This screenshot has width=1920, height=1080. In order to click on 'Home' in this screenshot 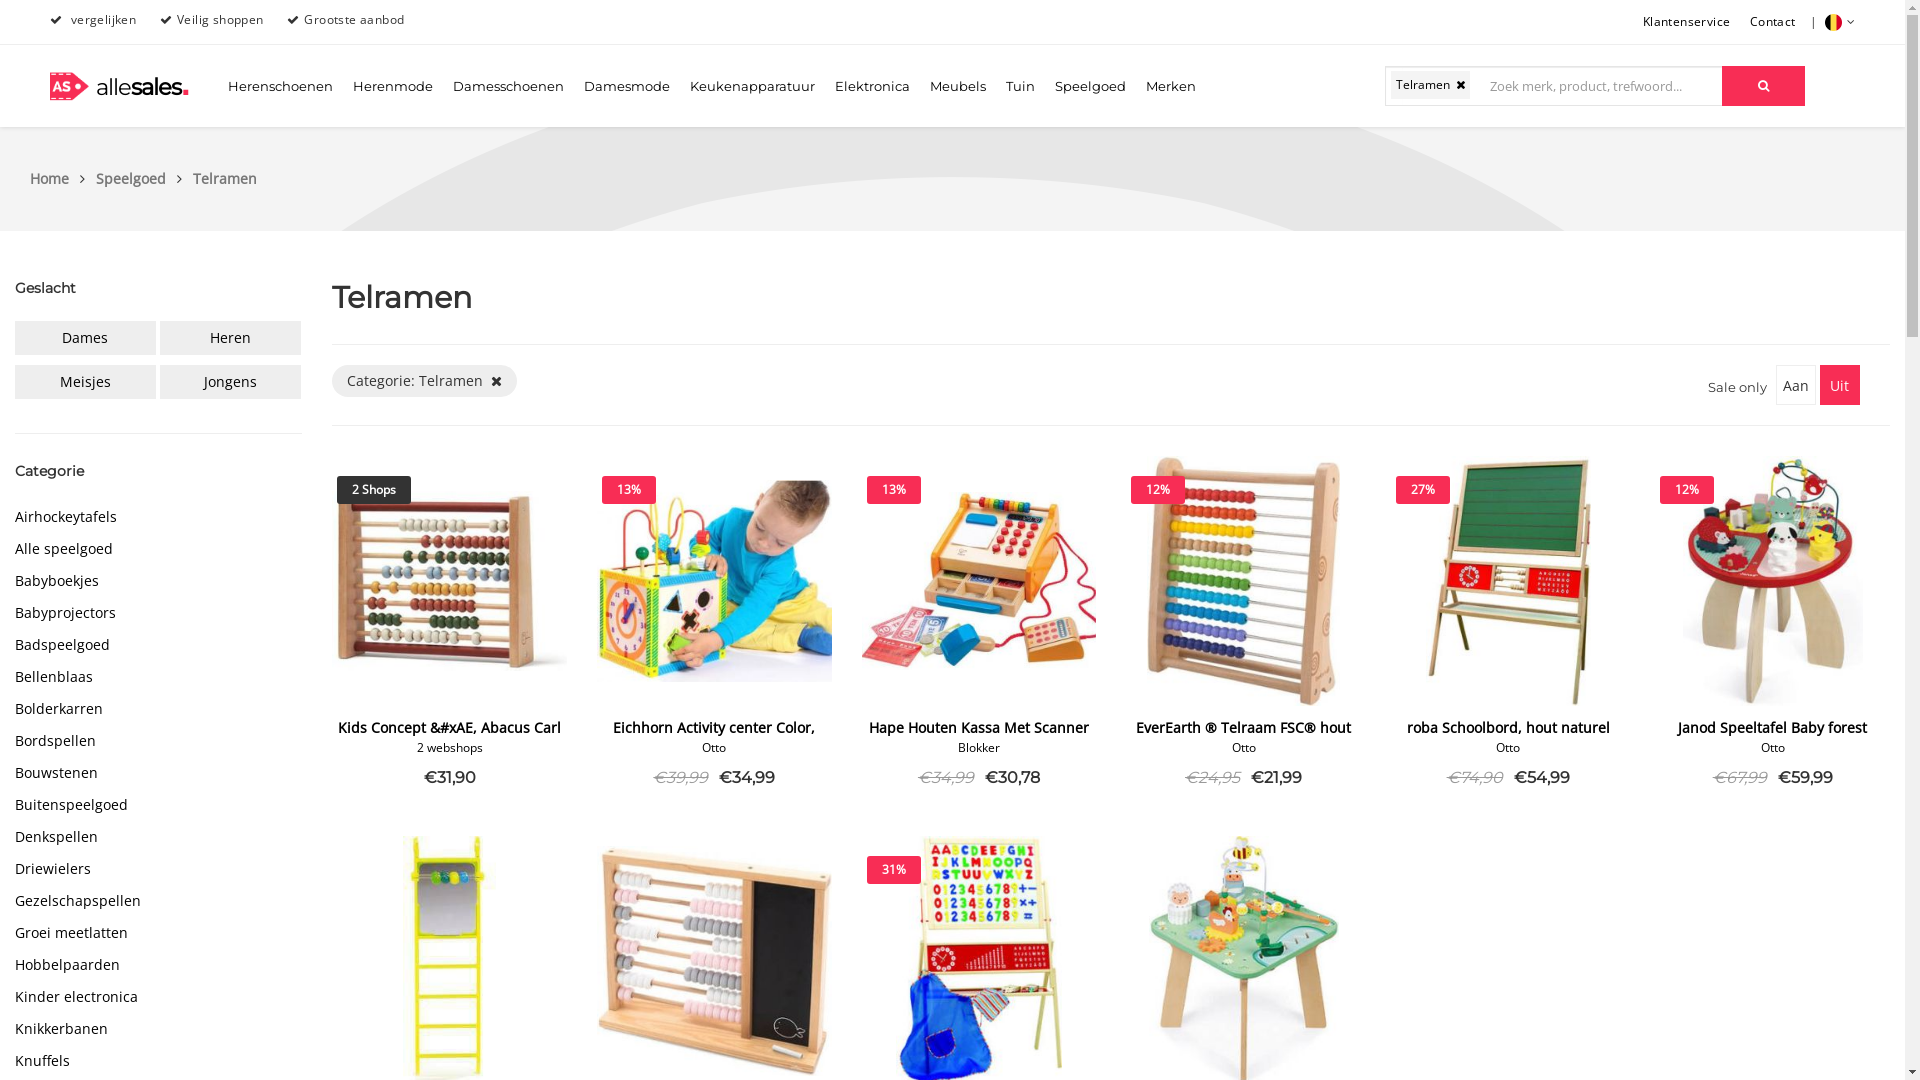, I will do `click(61, 177)`.